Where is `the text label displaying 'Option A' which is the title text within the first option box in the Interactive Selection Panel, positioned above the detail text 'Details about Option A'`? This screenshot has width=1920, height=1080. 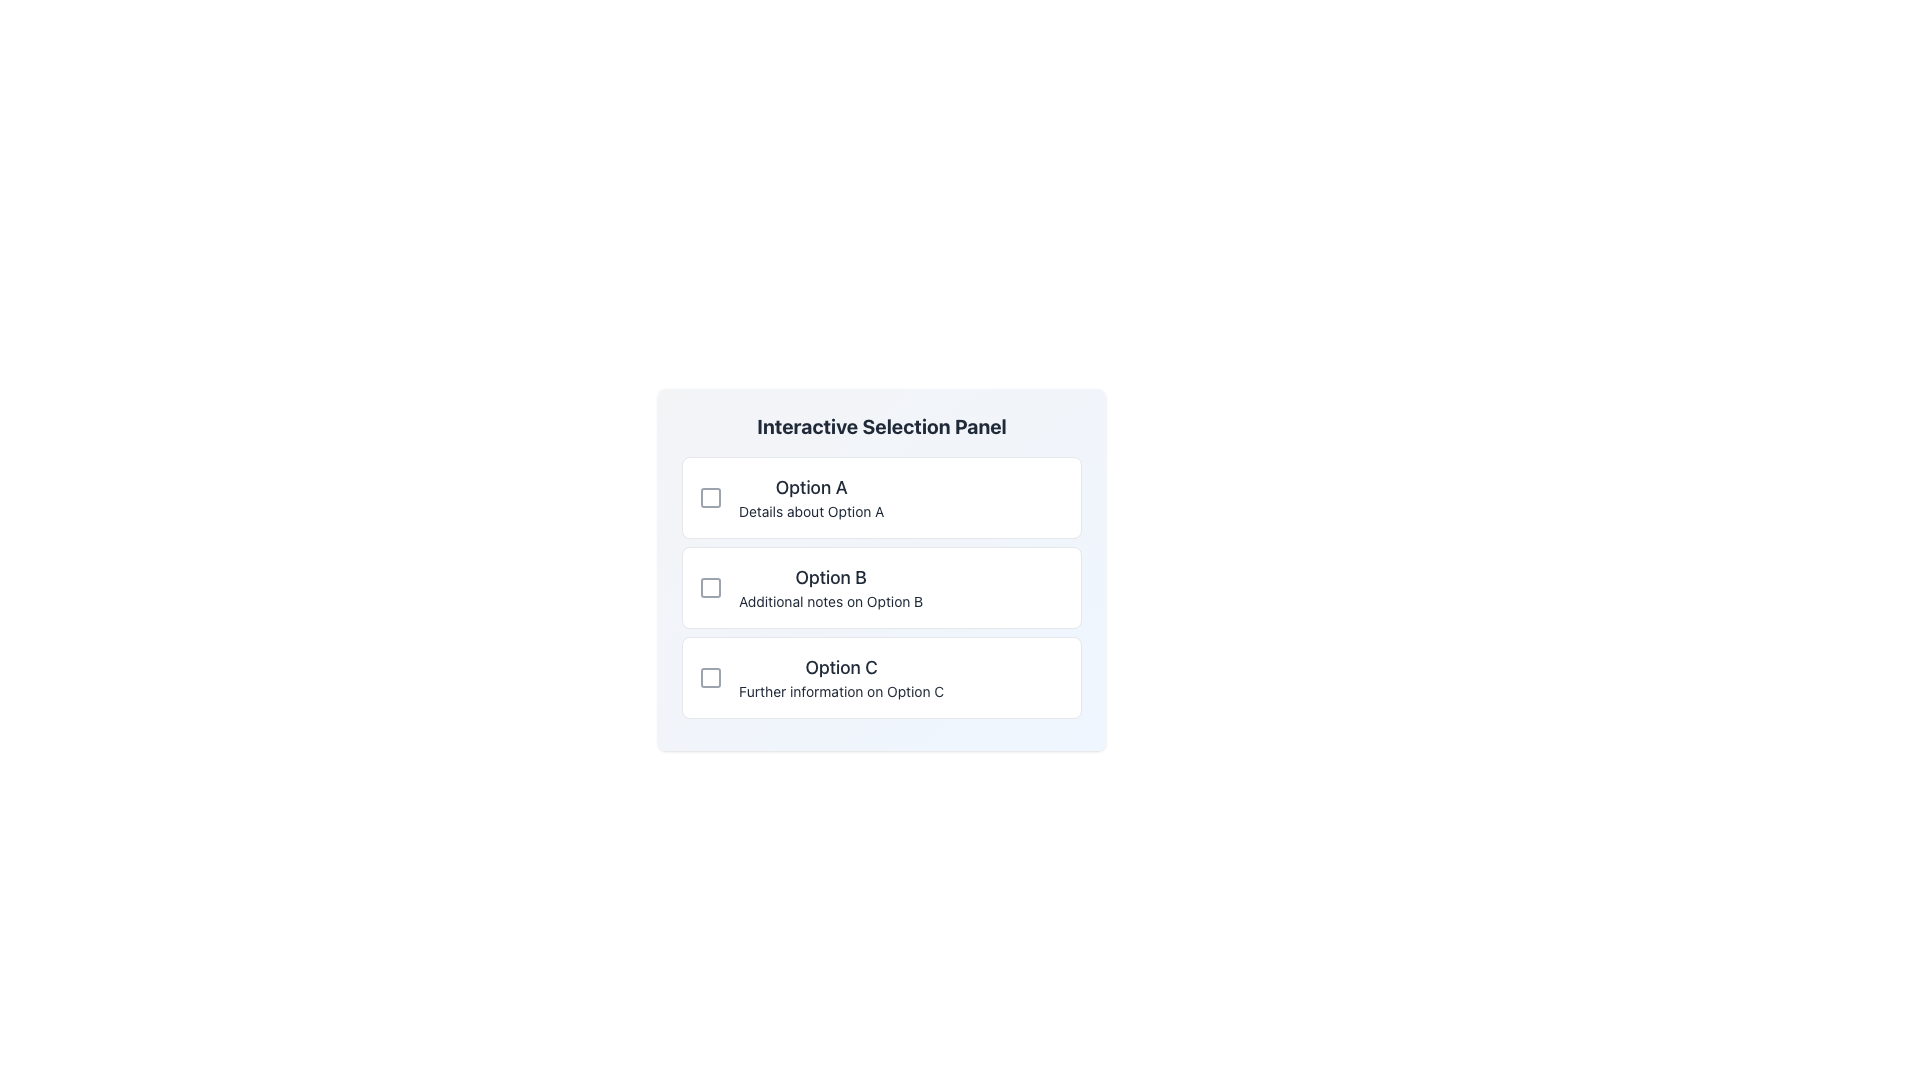
the text label displaying 'Option A' which is the title text within the first option box in the Interactive Selection Panel, positioned above the detail text 'Details about Option A' is located at coordinates (811, 488).